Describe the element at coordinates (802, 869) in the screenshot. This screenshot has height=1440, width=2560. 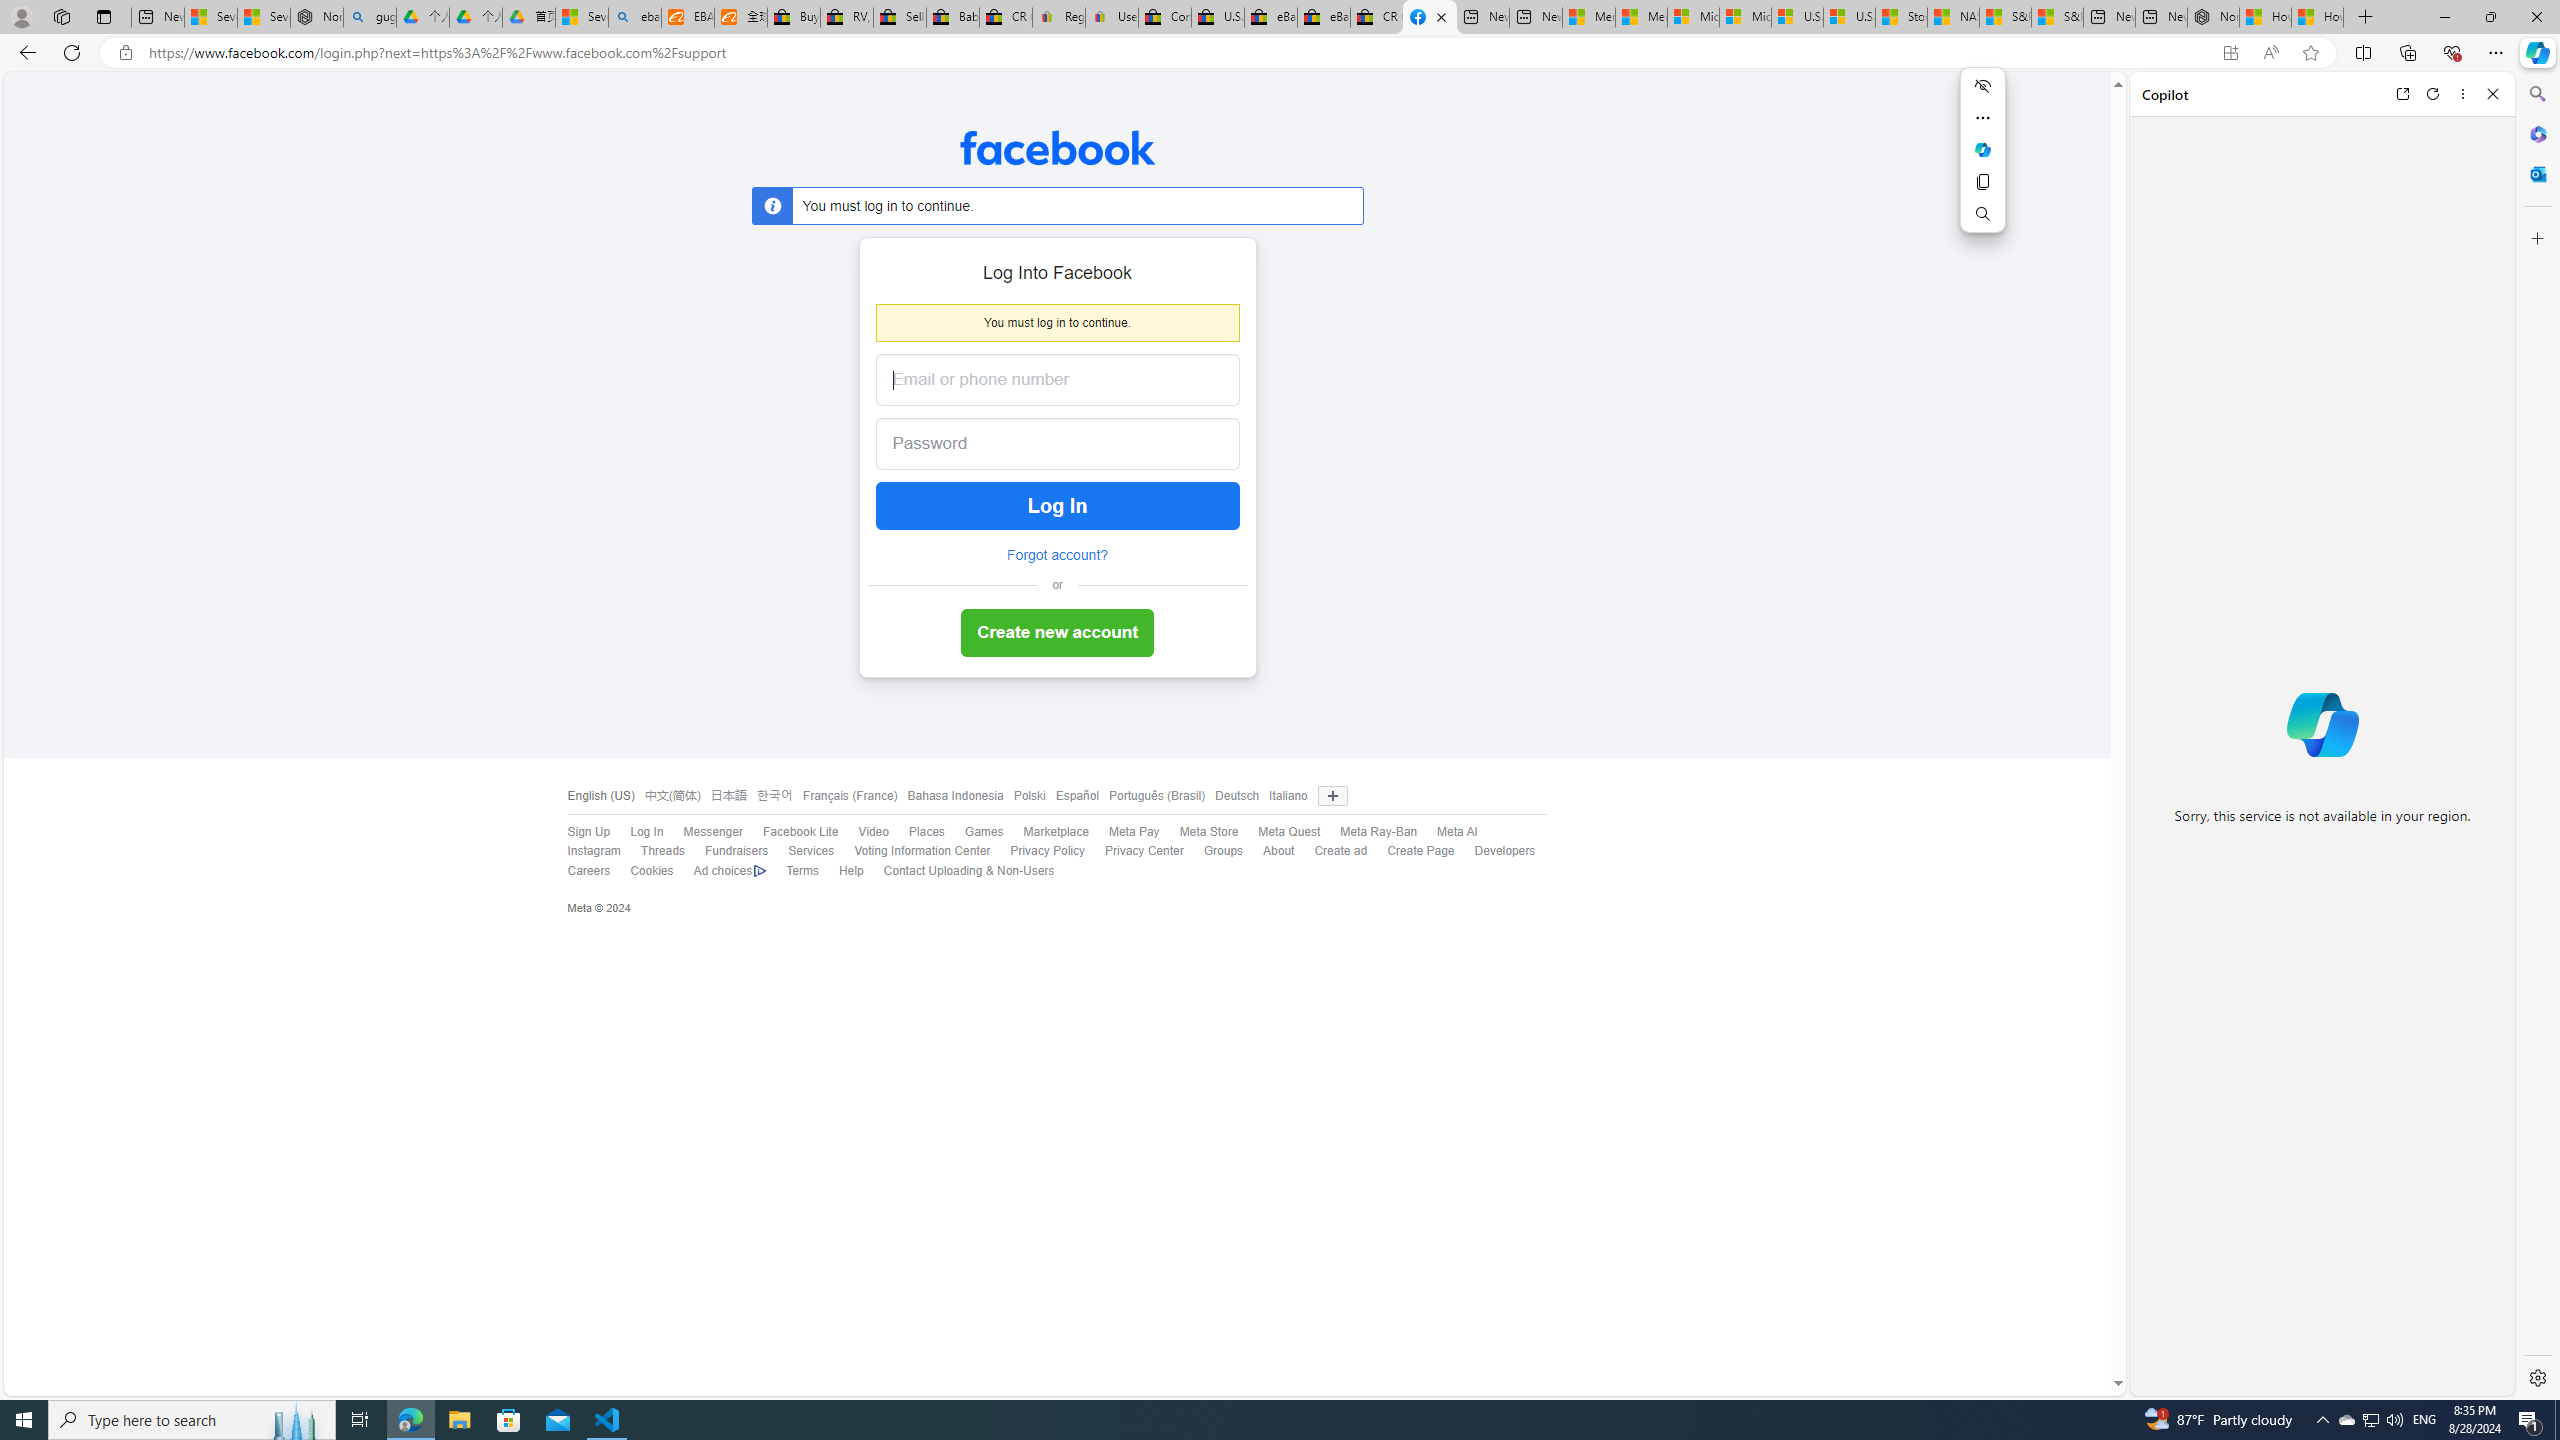
I see `'Terms'` at that location.